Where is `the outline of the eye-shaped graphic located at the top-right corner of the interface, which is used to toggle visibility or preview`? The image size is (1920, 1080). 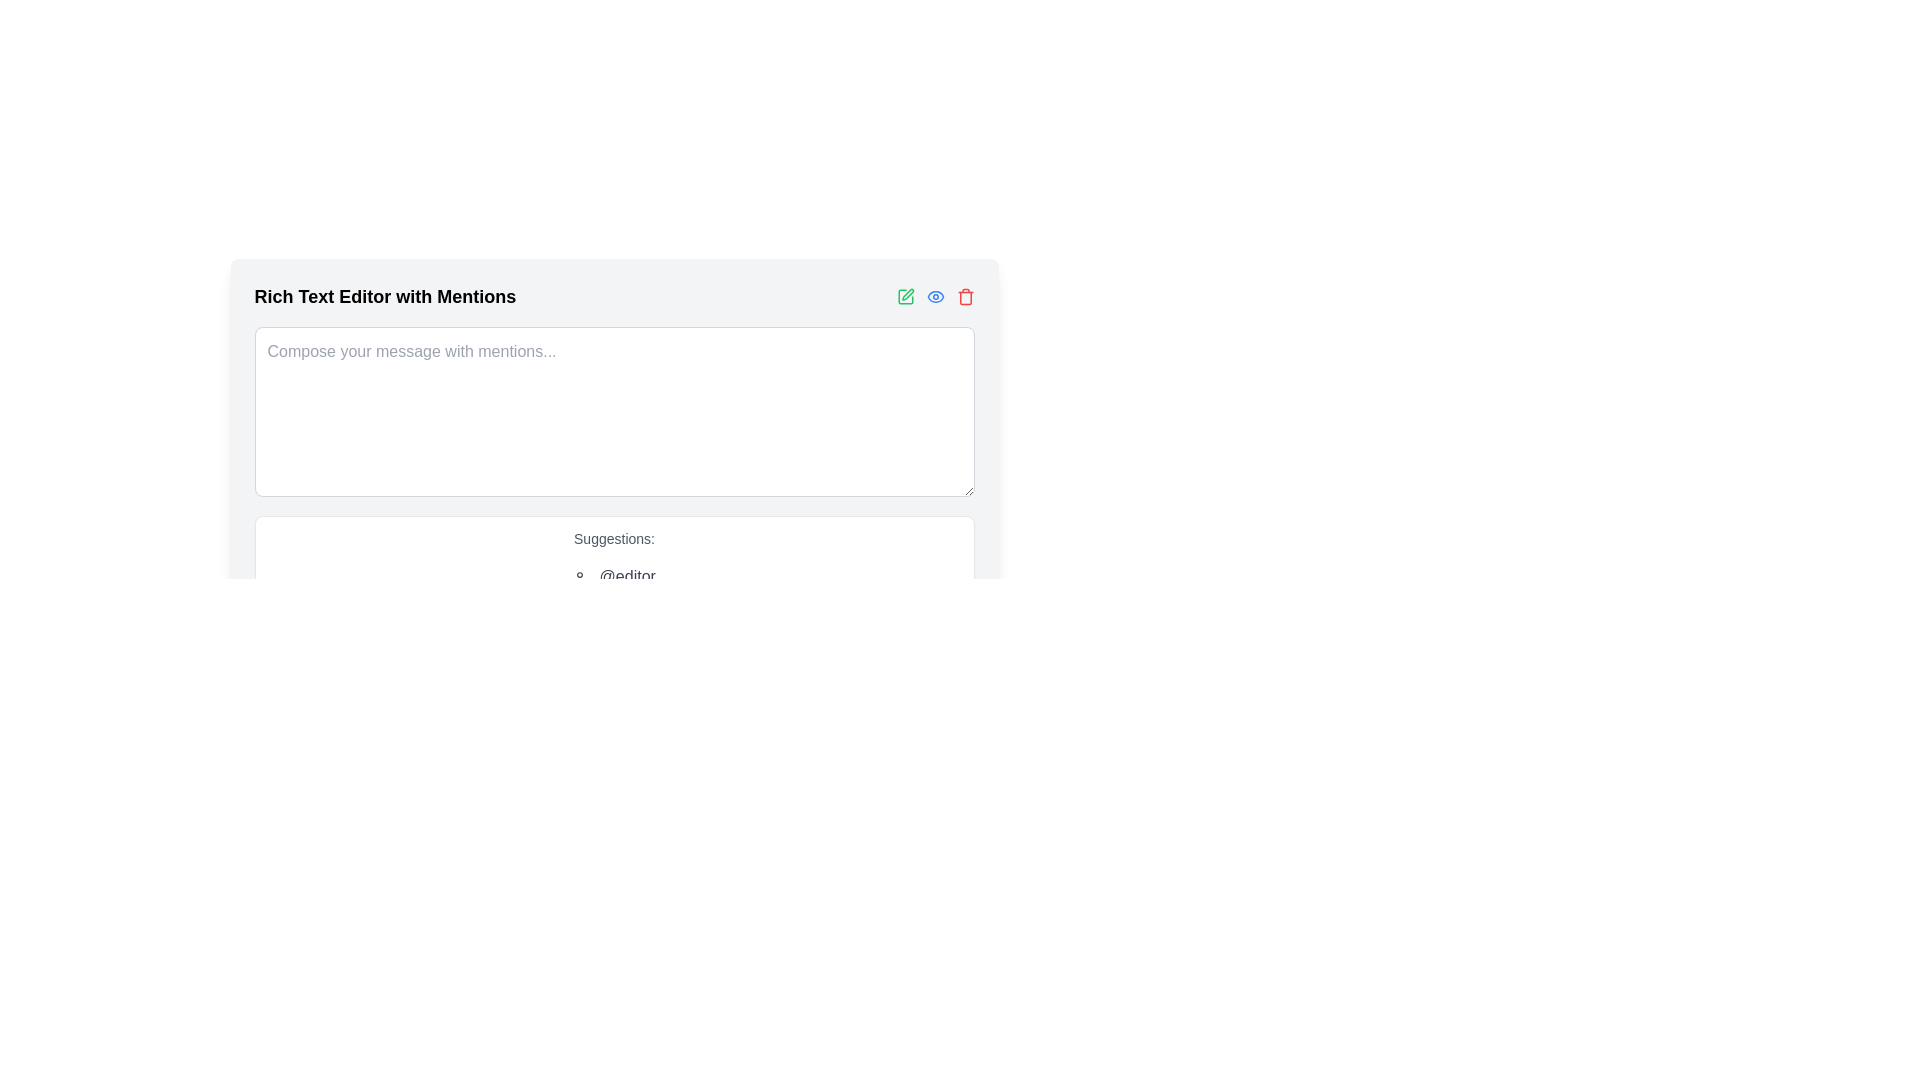 the outline of the eye-shaped graphic located at the top-right corner of the interface, which is used to toggle visibility or preview is located at coordinates (934, 297).